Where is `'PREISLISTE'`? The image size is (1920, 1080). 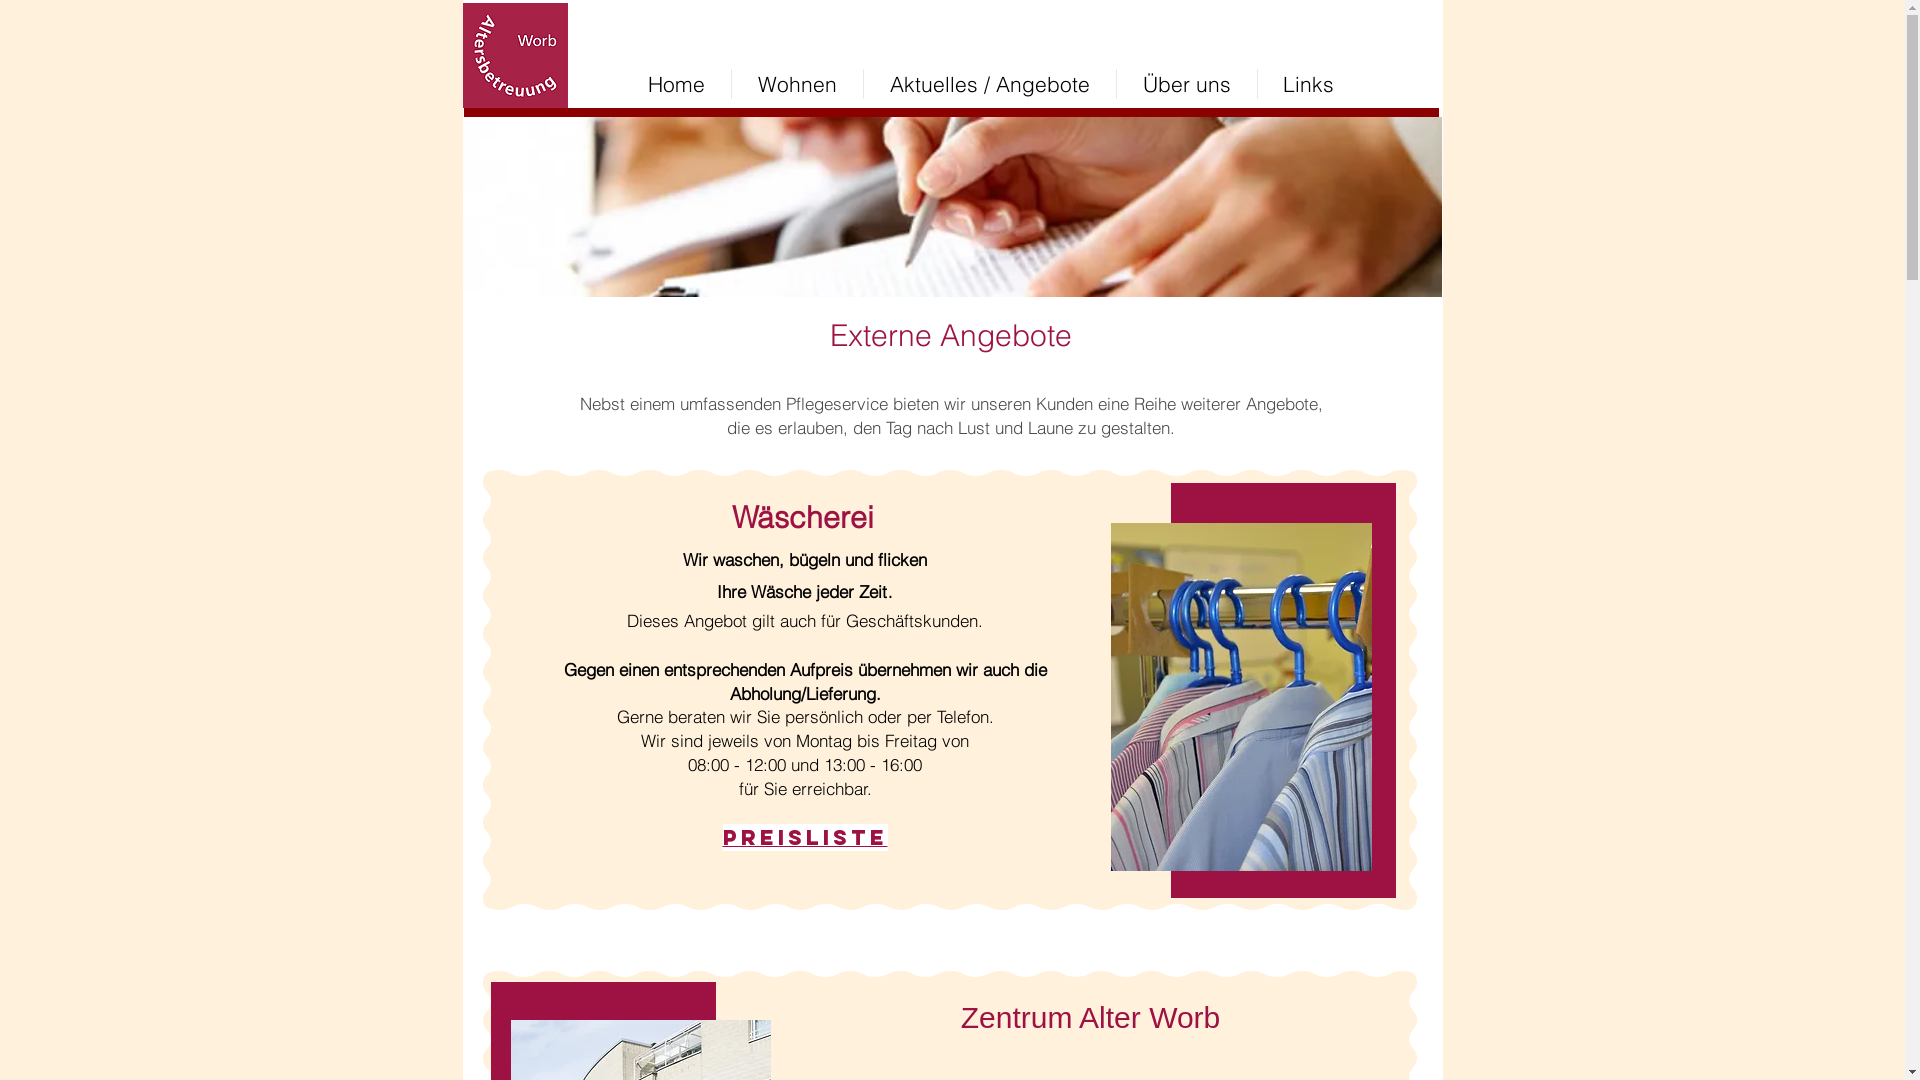 'PREISLISTE' is located at coordinates (804, 837).